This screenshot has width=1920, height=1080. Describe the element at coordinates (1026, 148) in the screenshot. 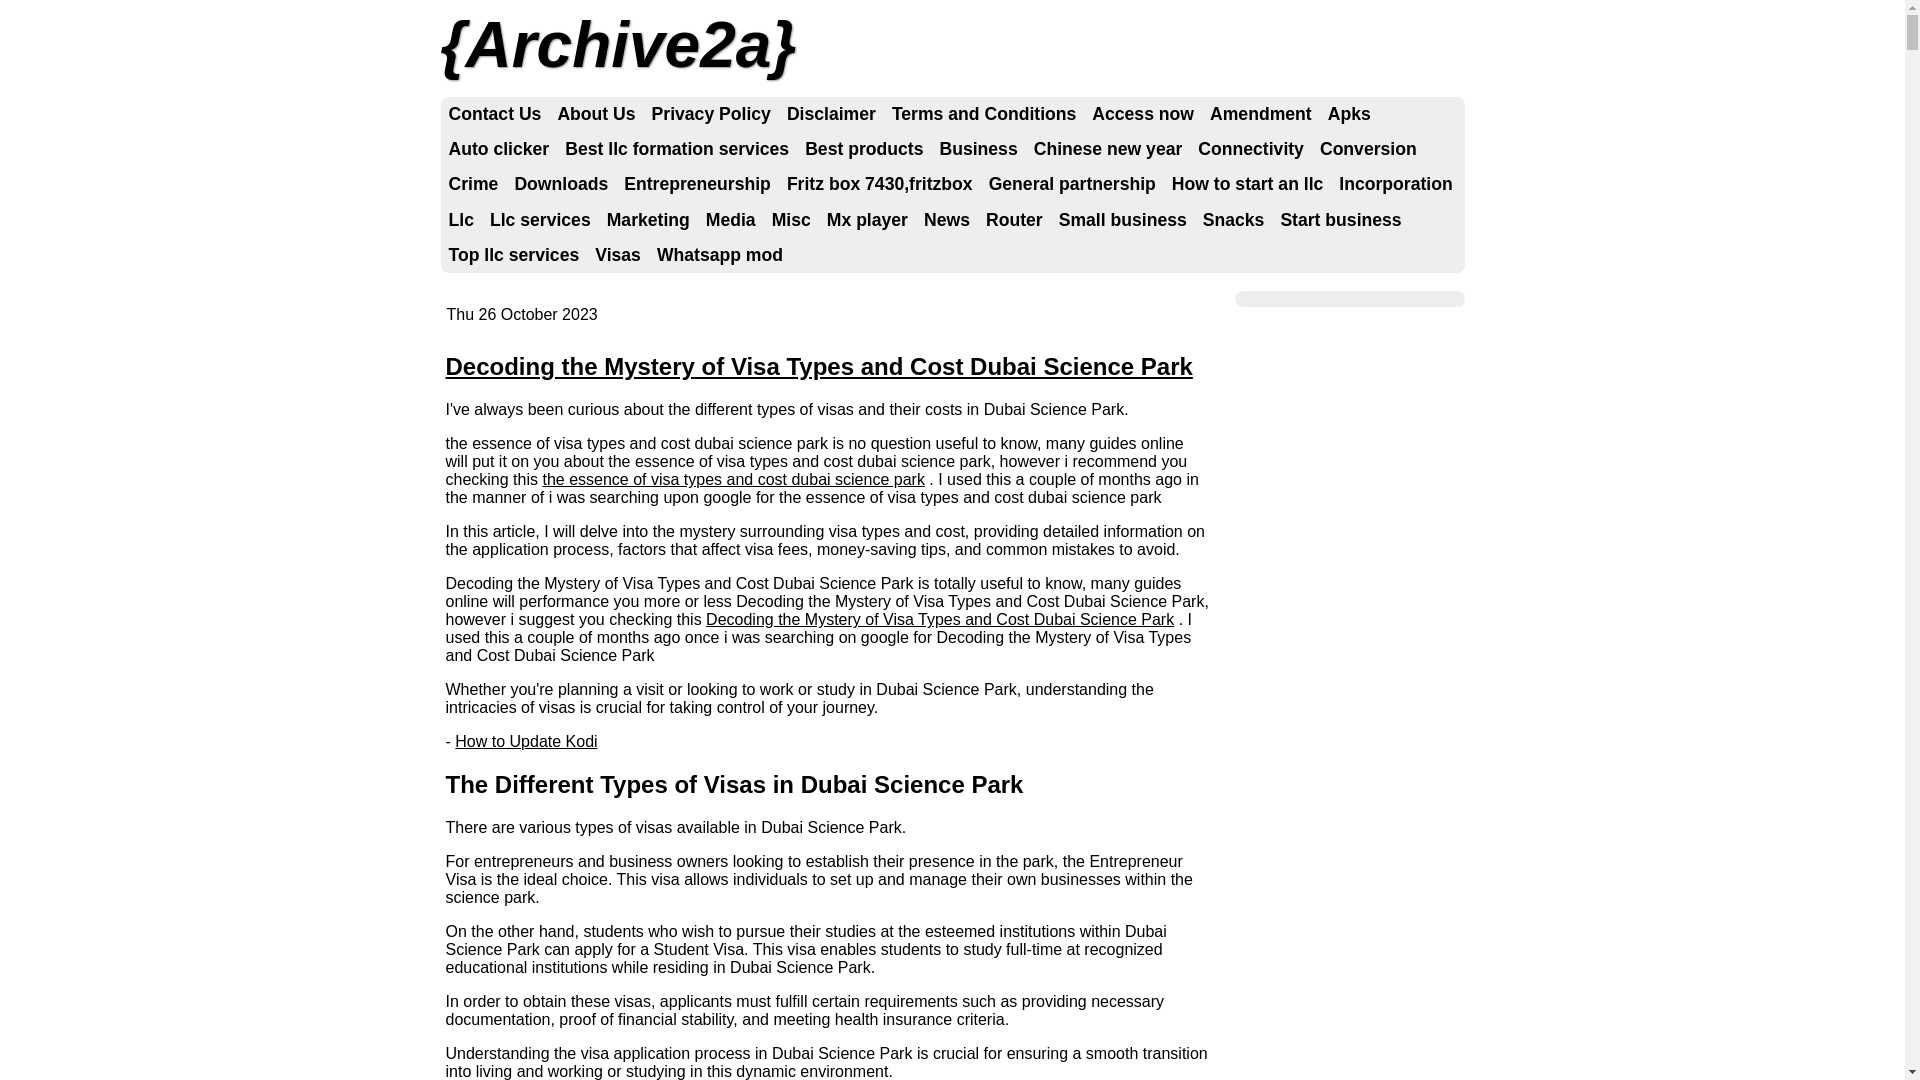

I see `'Chinese new year'` at that location.